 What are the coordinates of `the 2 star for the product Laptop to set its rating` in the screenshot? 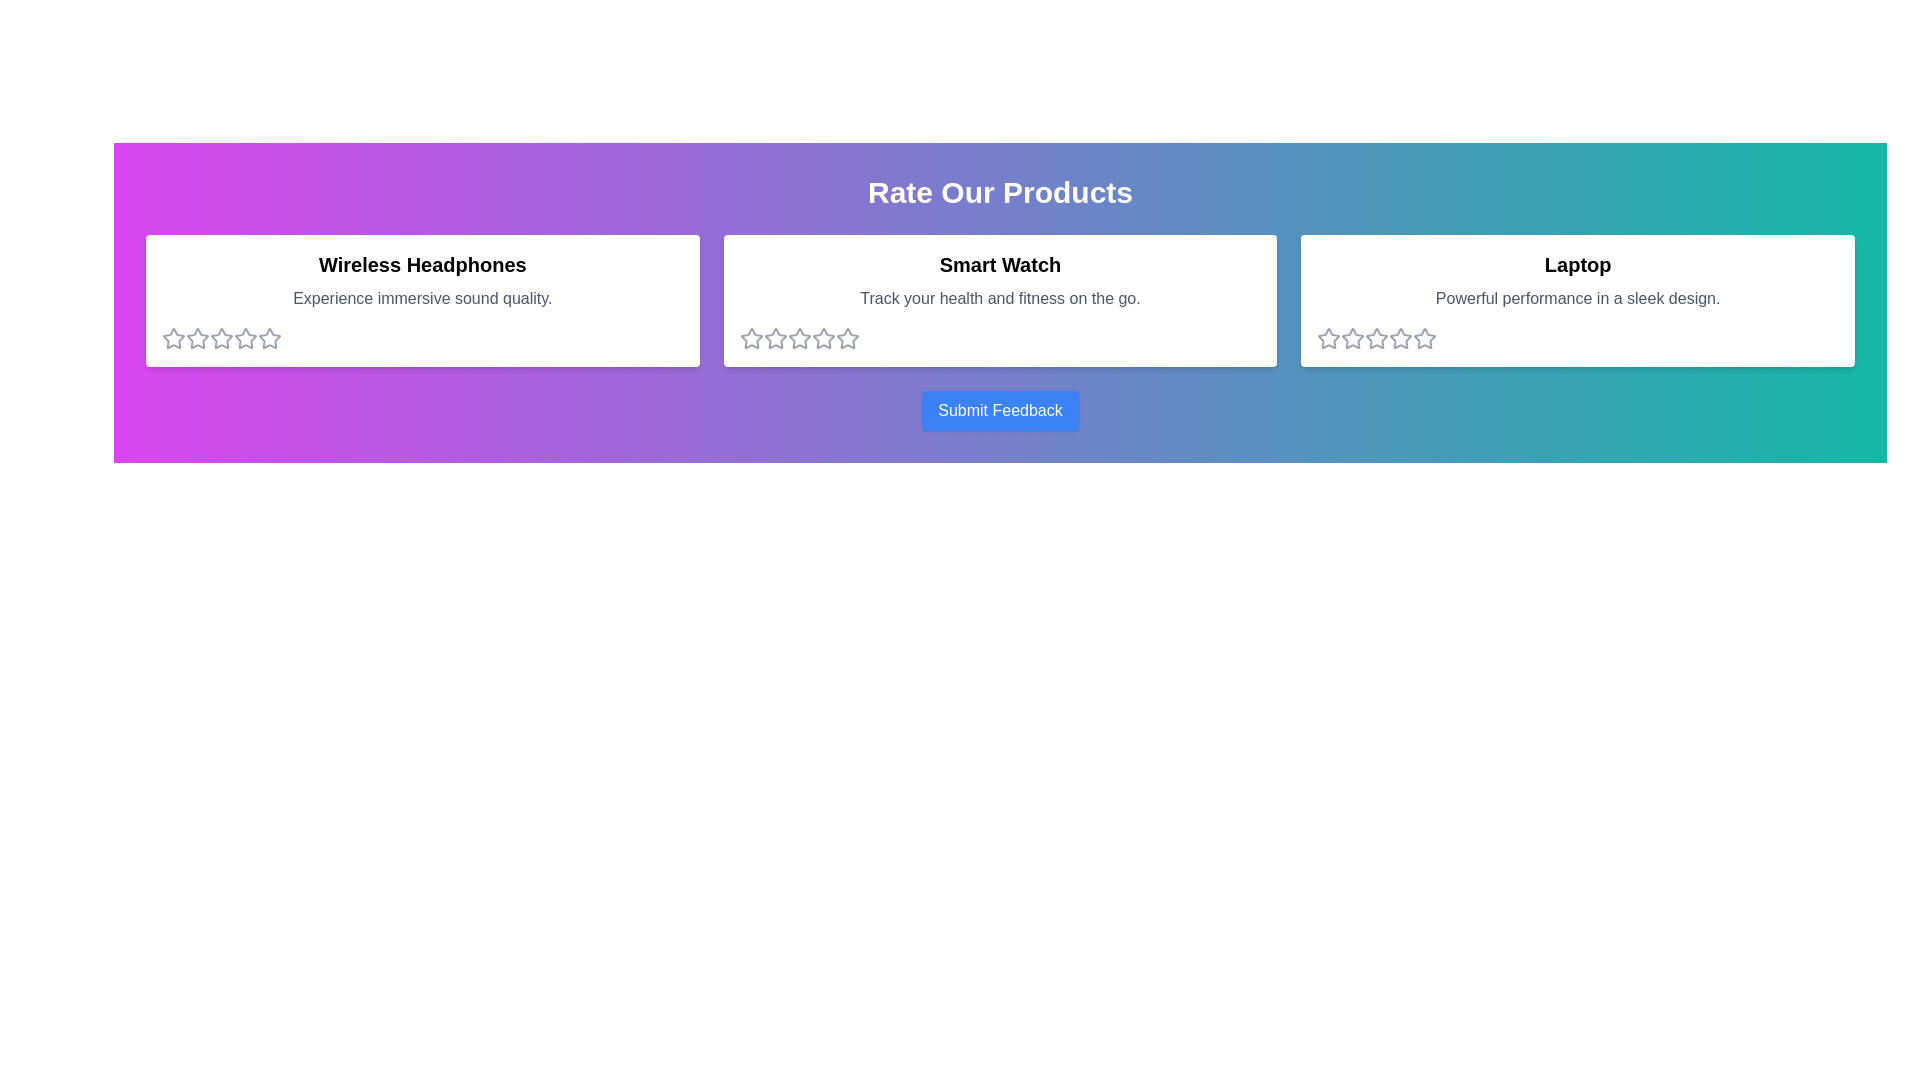 It's located at (1353, 338).